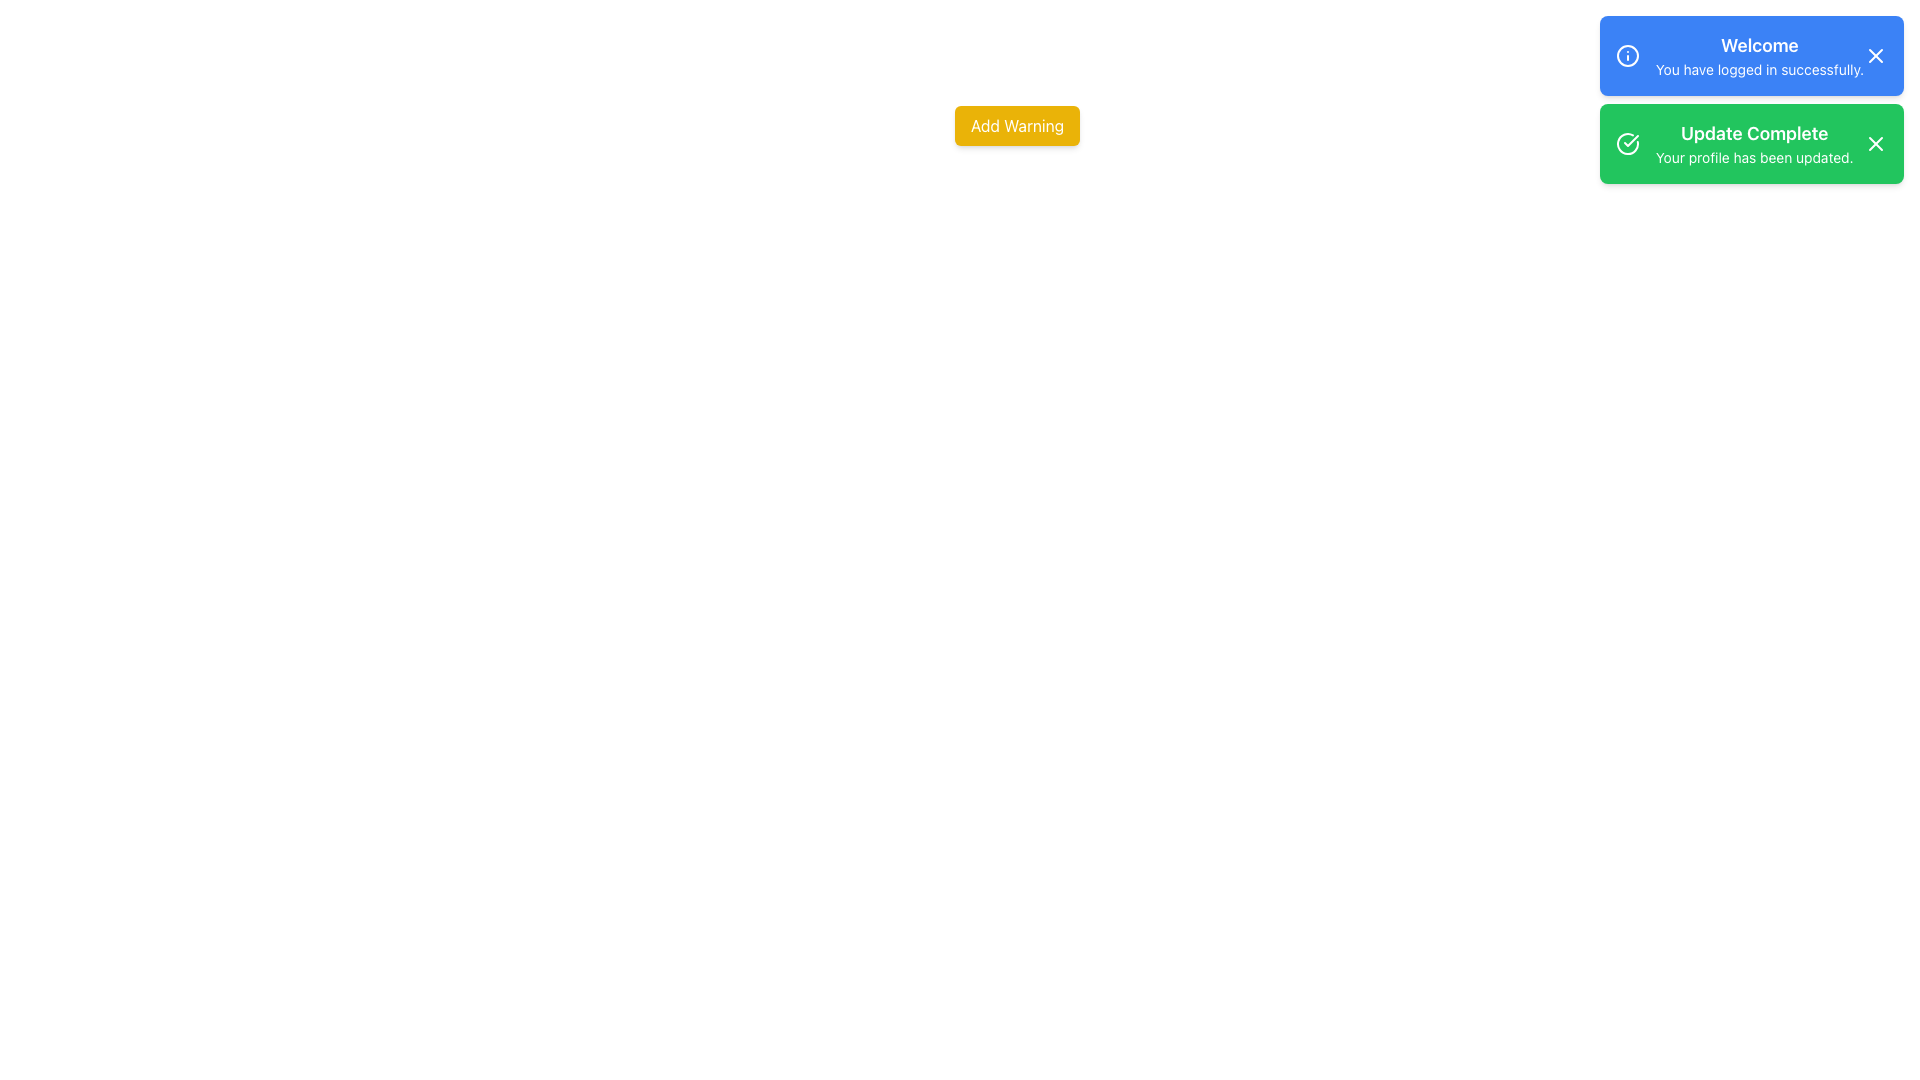  What do you see at coordinates (1627, 142) in the screenshot?
I see `the circular success icon with a green circle and white tick mark, which is positioned to the left of the 'Update Complete' notification` at bounding box center [1627, 142].